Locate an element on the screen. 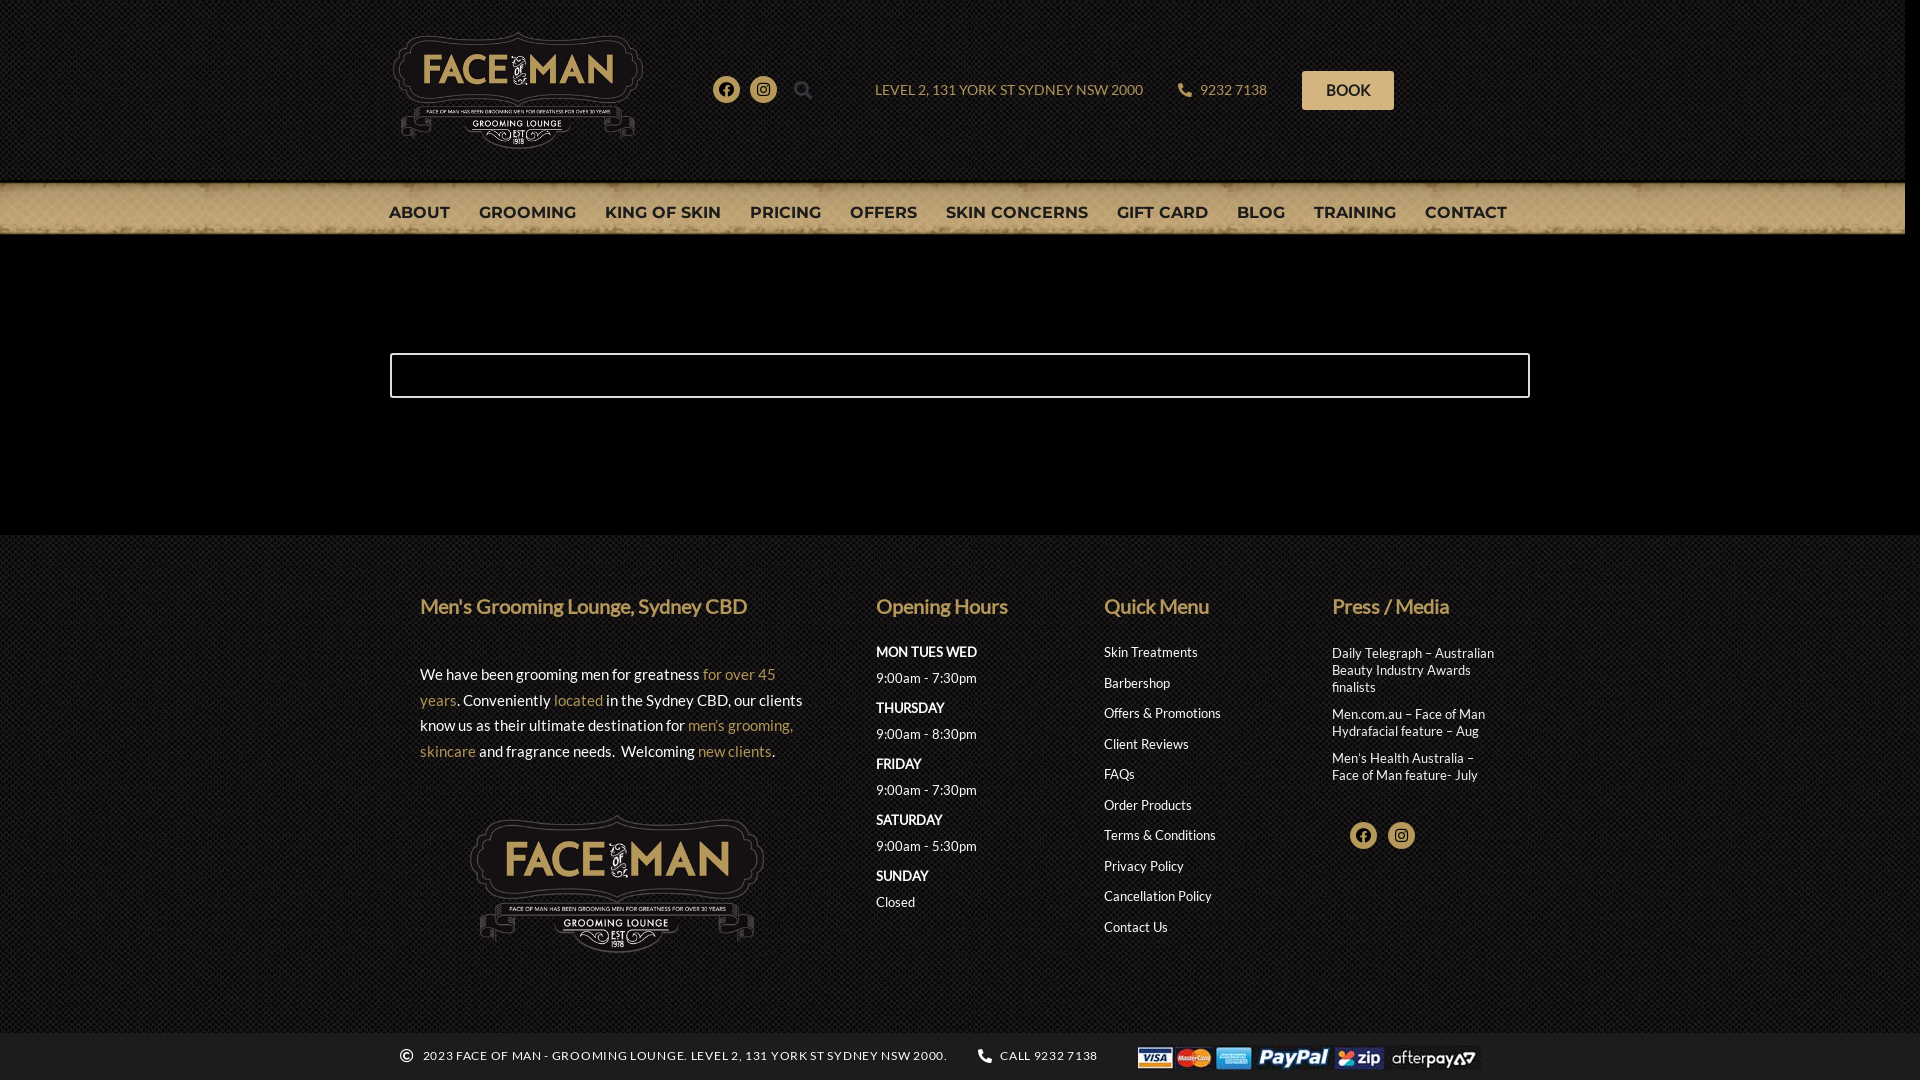  'KING OF SKIN' is located at coordinates (662, 212).